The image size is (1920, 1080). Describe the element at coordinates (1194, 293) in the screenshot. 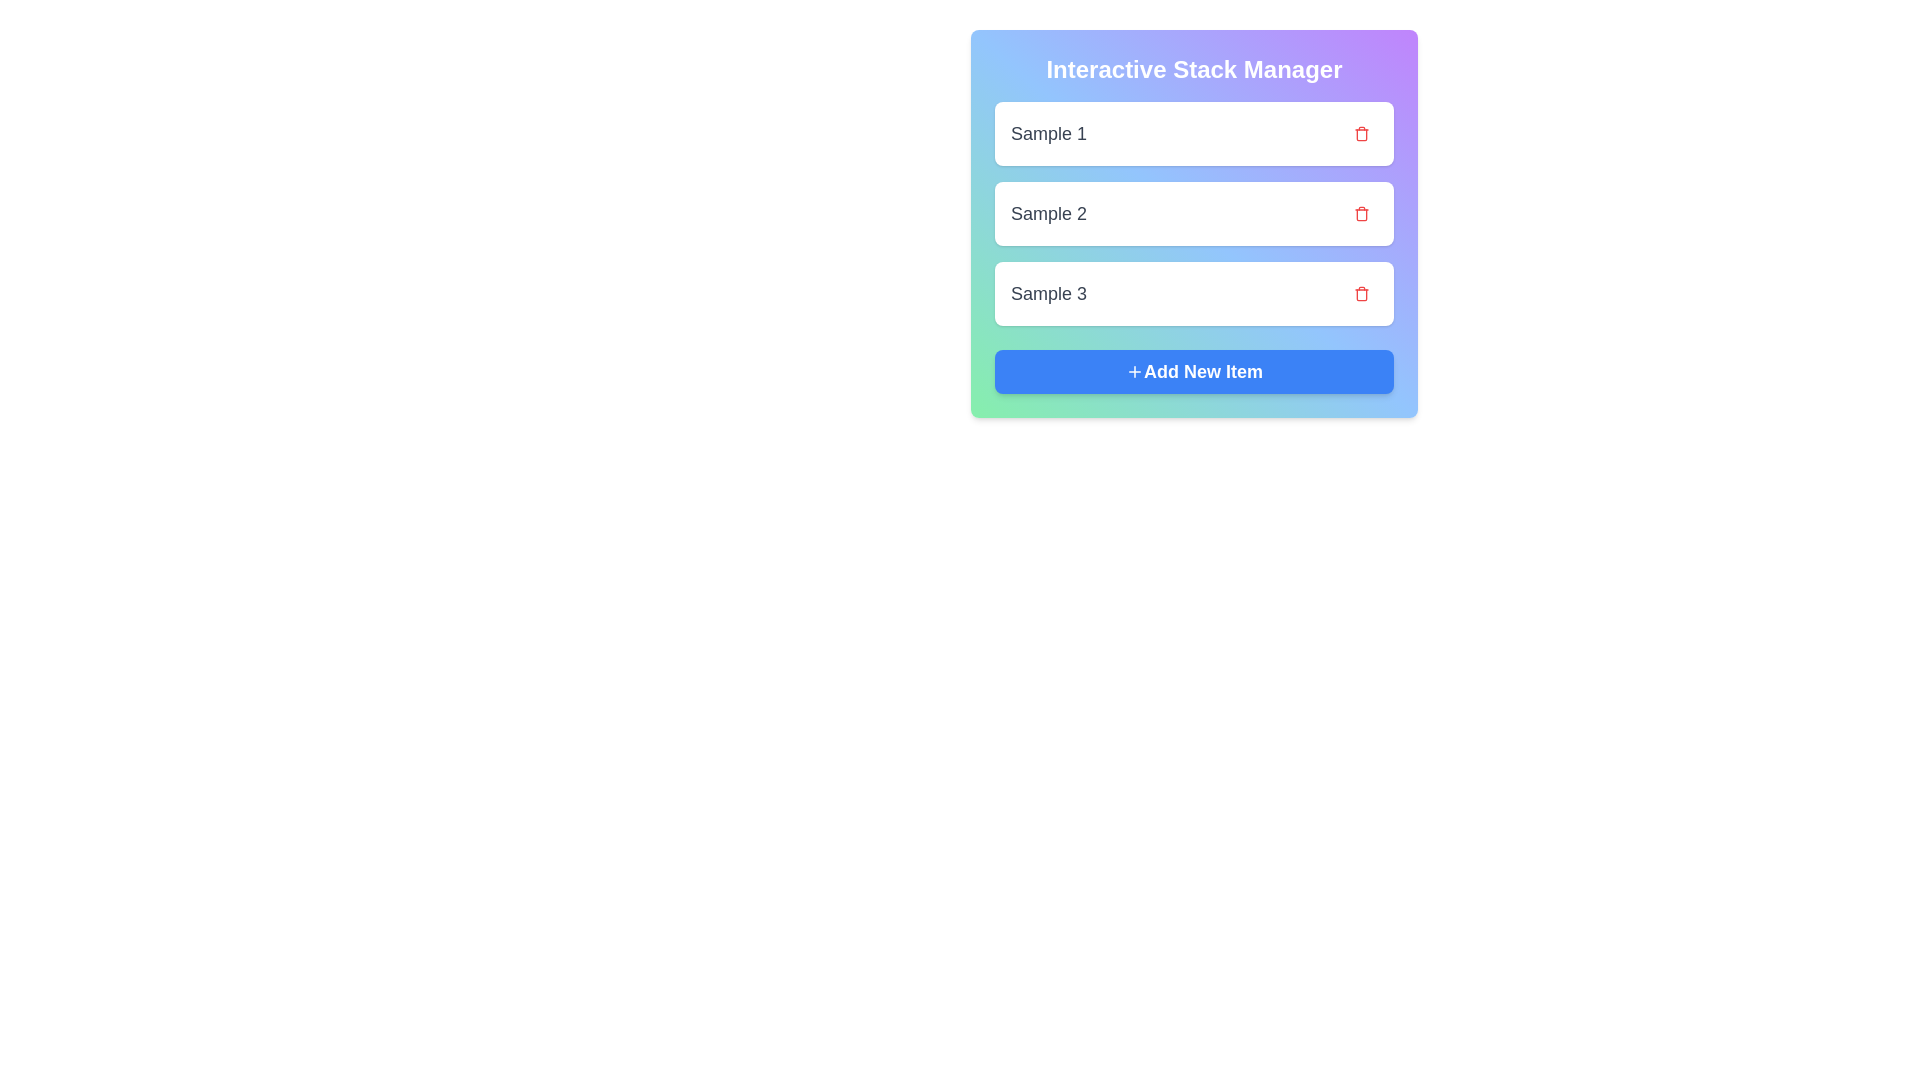

I see `the third item in the list within the 'Interactive Stack Manager' by moving to its center point` at that location.